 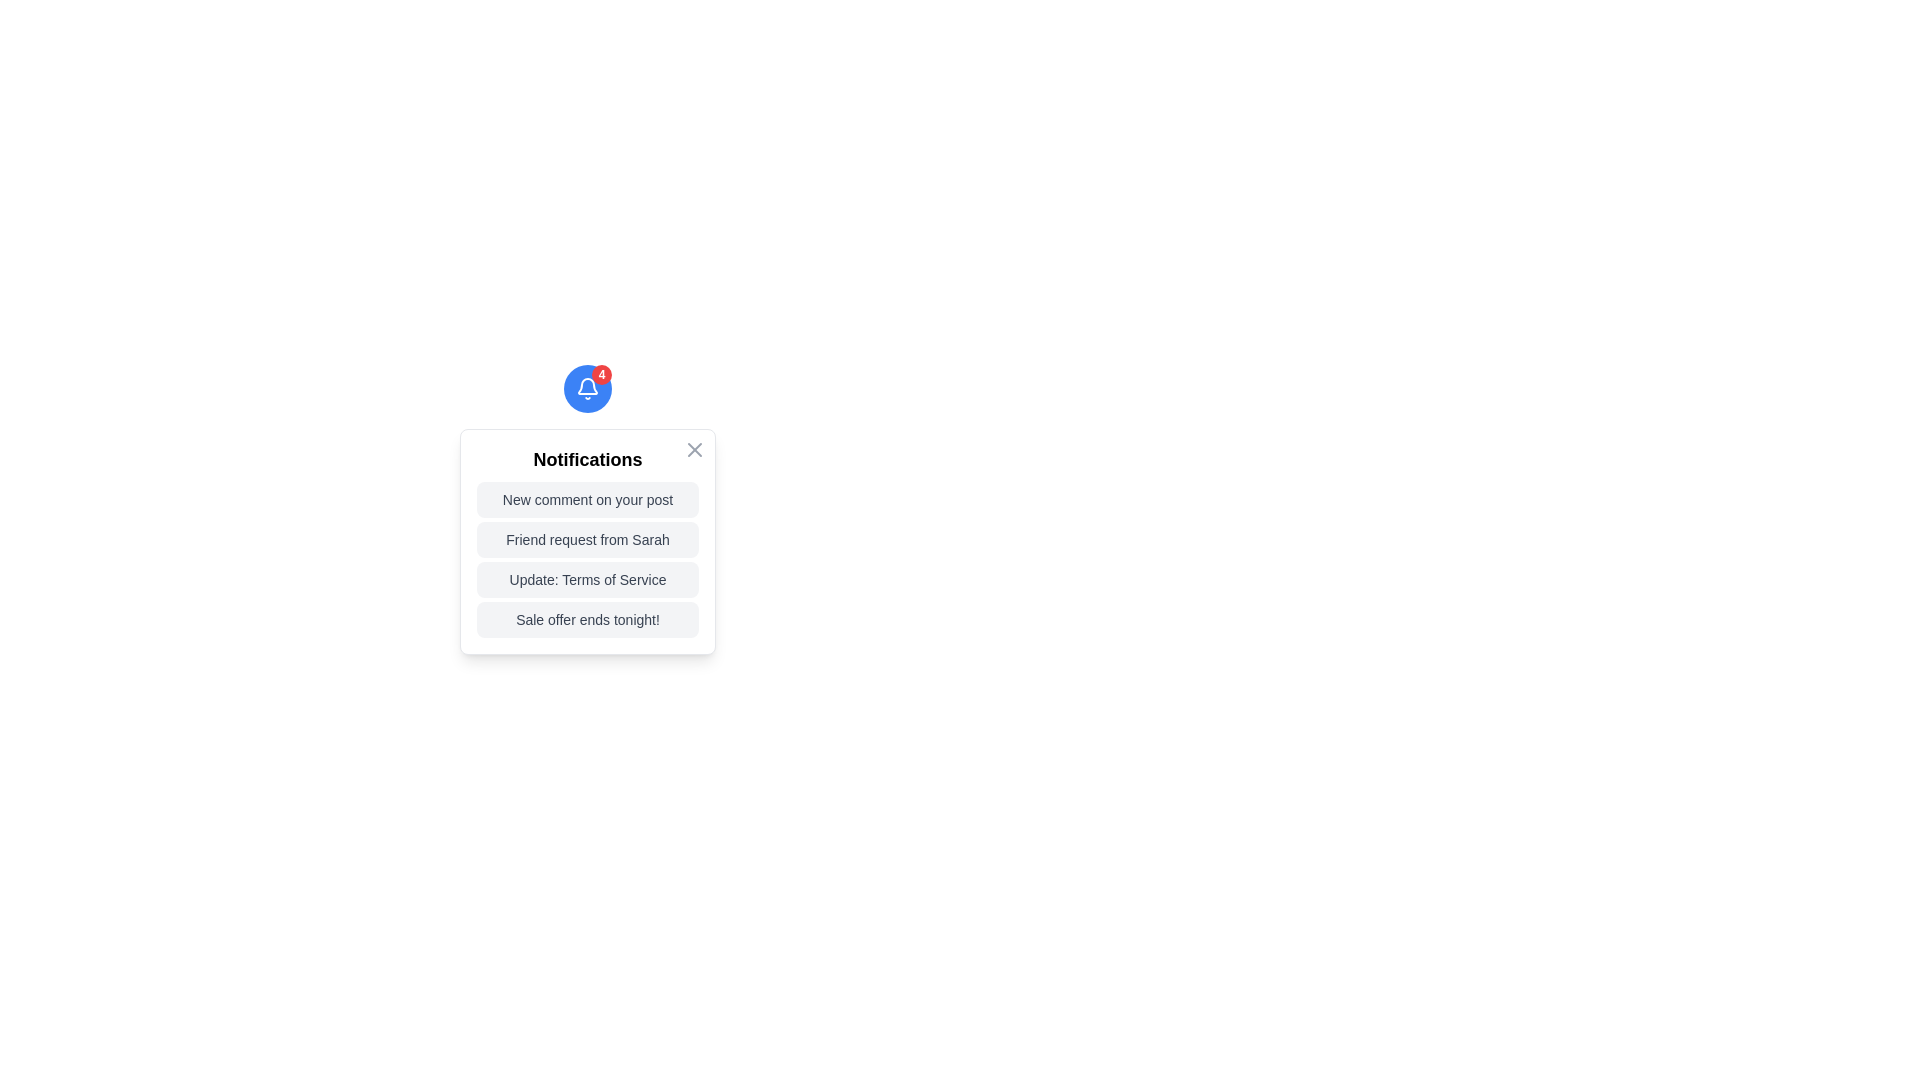 What do you see at coordinates (587, 389) in the screenshot?
I see `the bell icon, which is a white notification symbol outlined in a thin stroke, located at the center of a blue circular background just above the notification badge` at bounding box center [587, 389].